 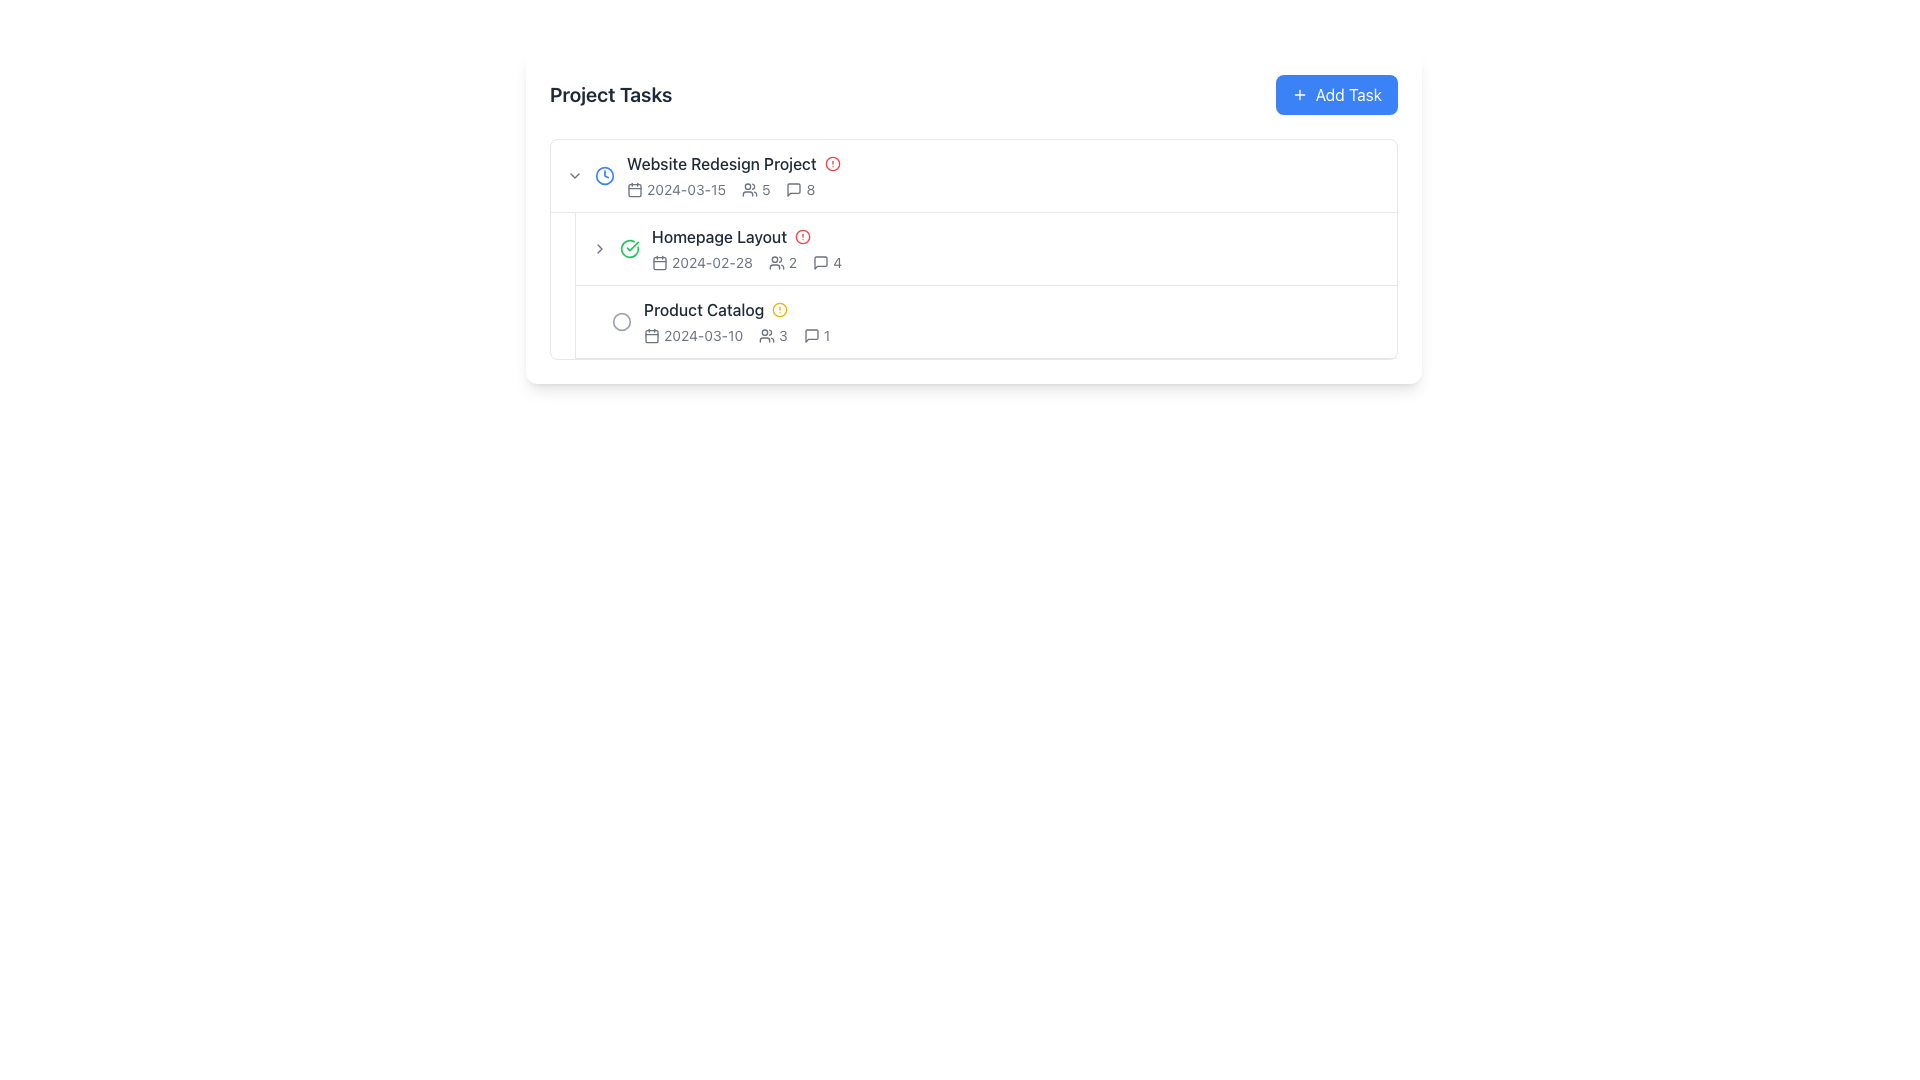 I want to click on the List item labeled 'Homepage Layout', so click(x=986, y=248).